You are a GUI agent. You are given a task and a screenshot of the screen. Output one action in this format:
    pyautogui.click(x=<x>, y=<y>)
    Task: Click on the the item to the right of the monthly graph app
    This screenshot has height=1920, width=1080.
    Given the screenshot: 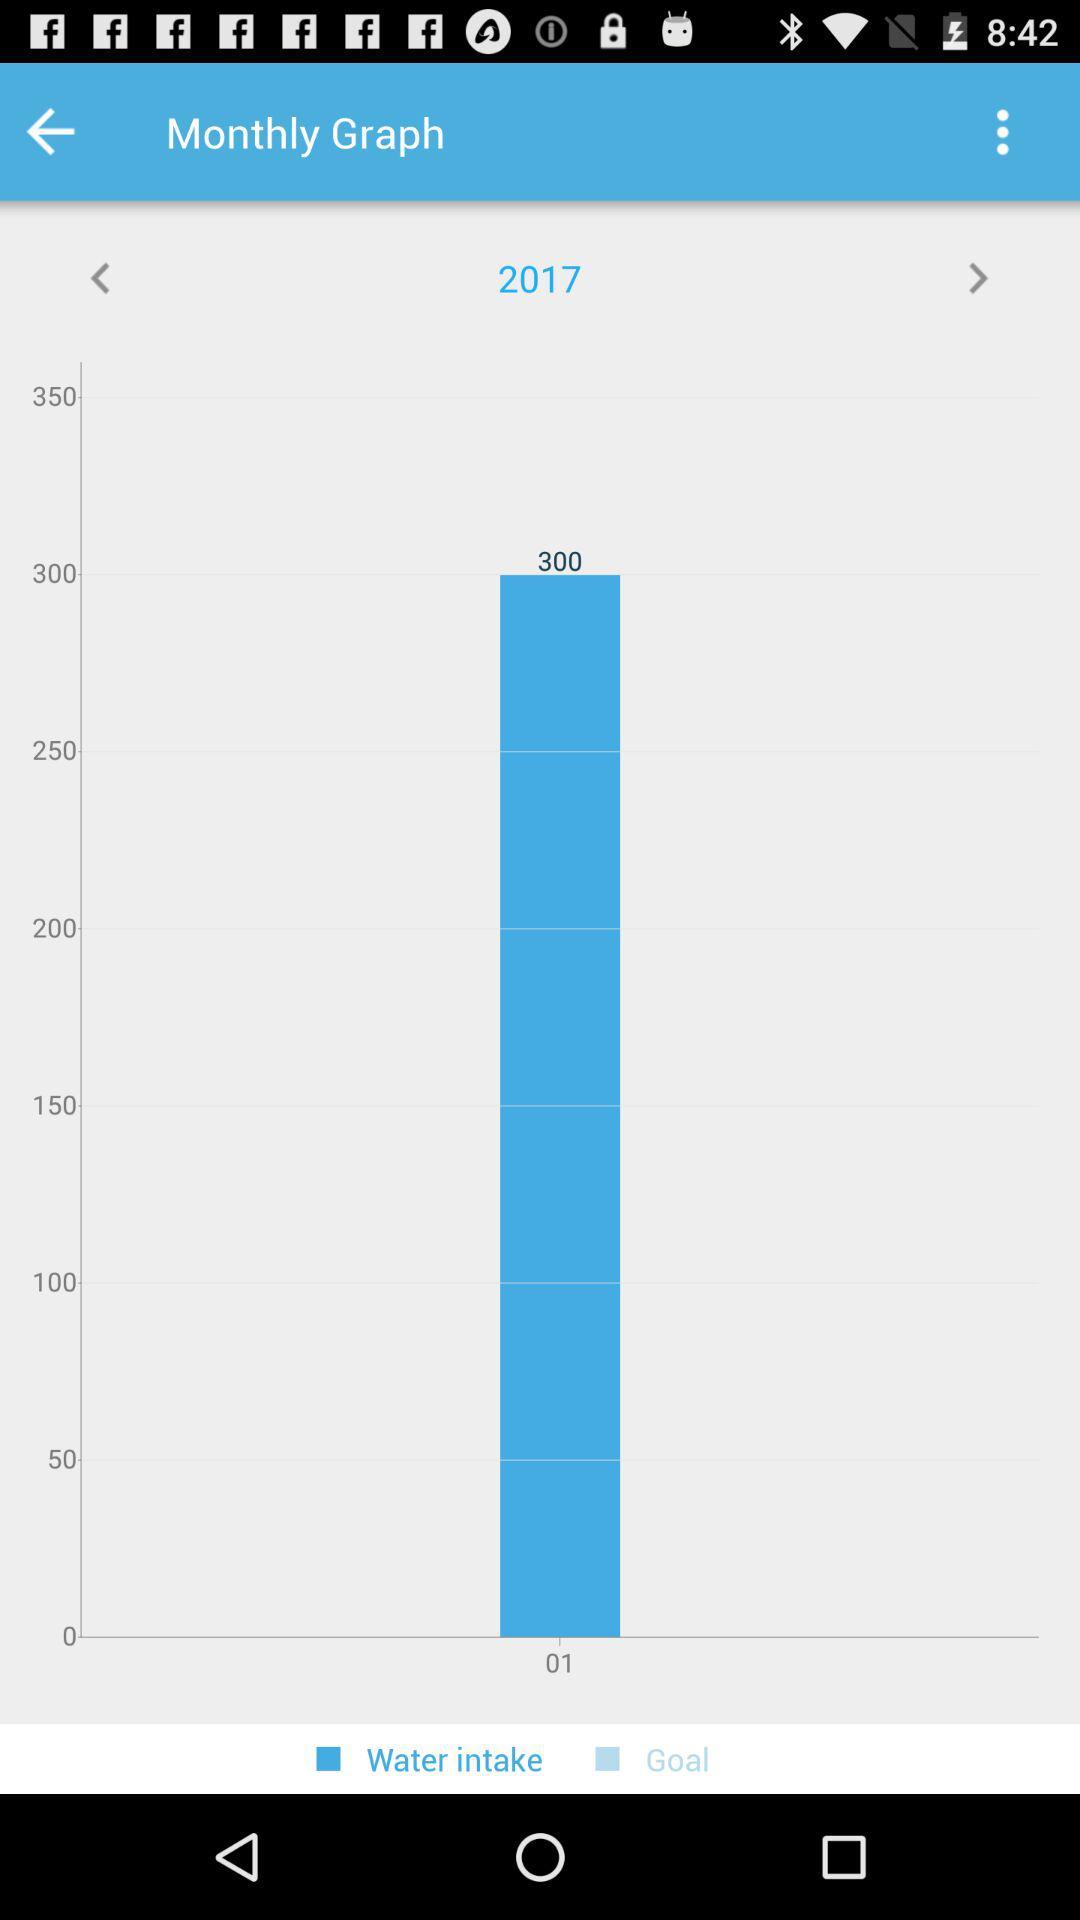 What is the action you would take?
    pyautogui.click(x=1002, y=131)
    